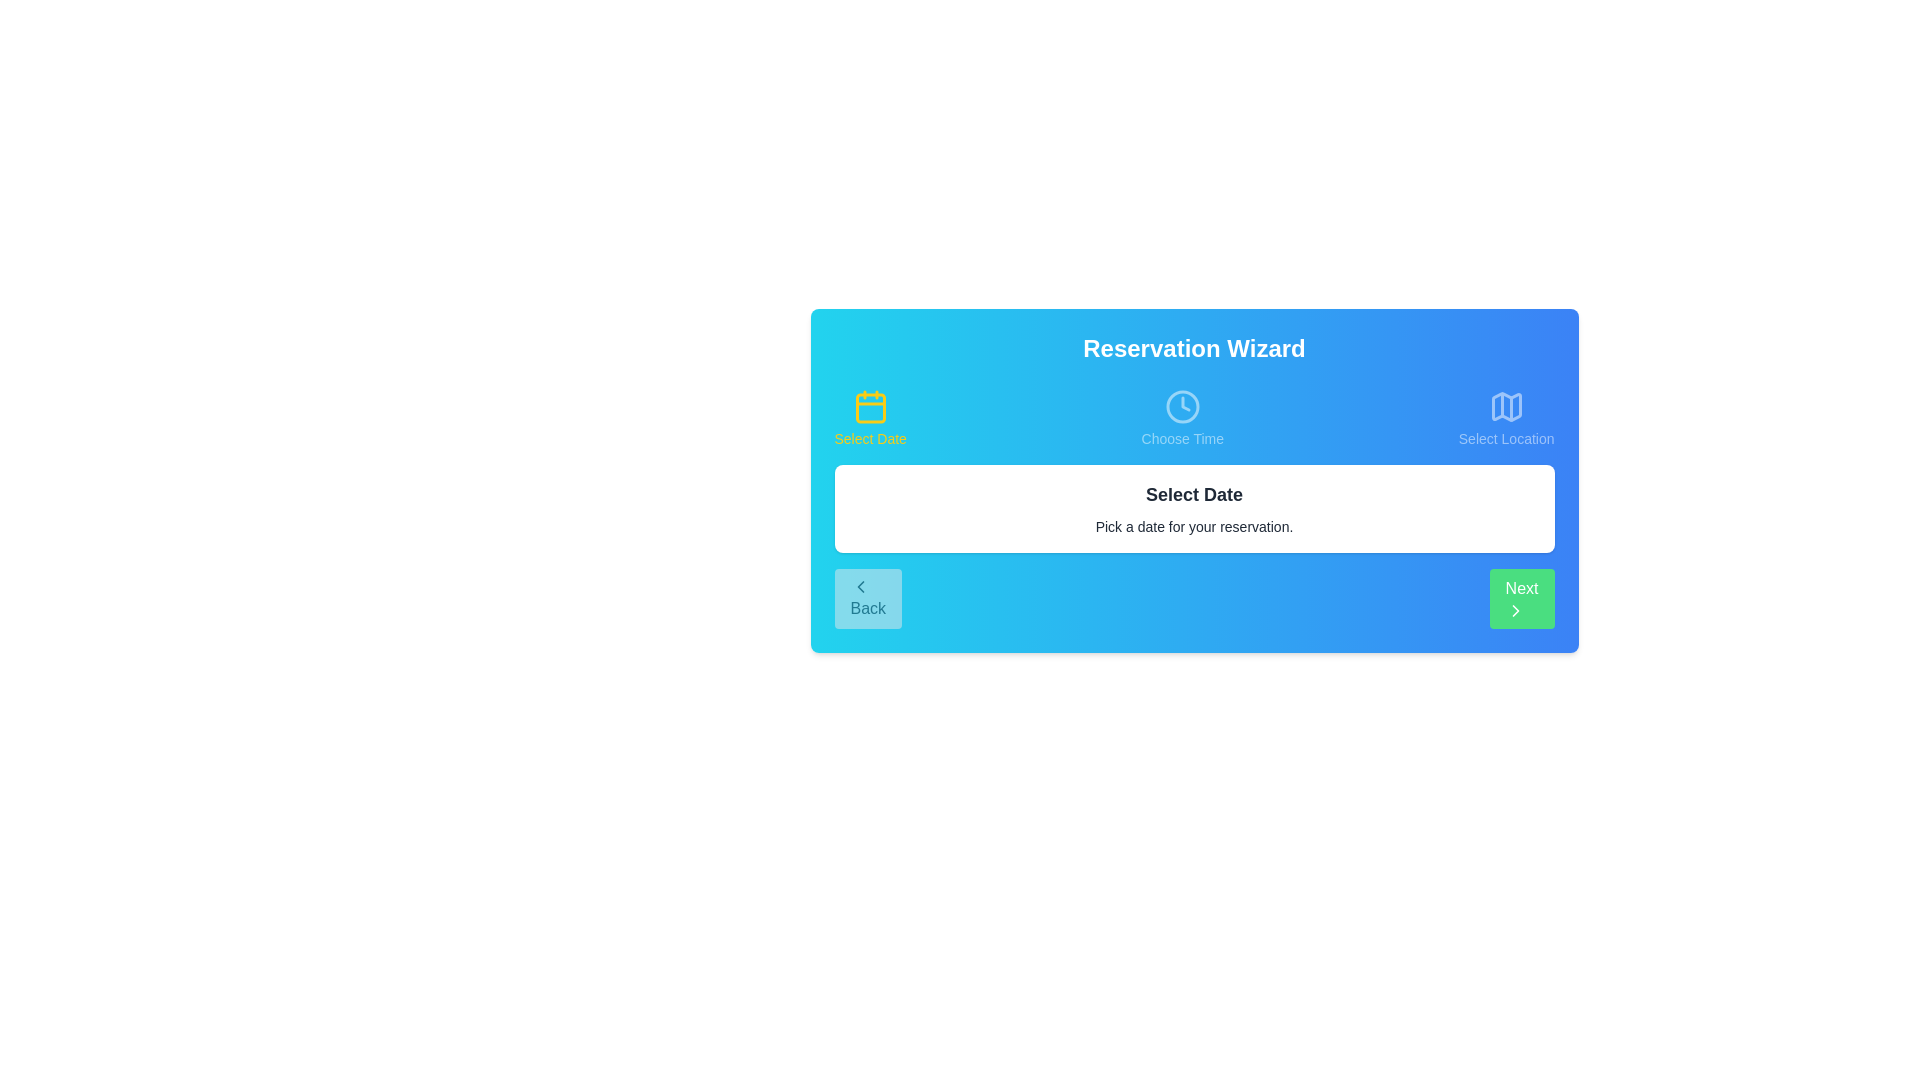 The height and width of the screenshot is (1080, 1920). Describe the element at coordinates (1520, 597) in the screenshot. I see `the Next button to navigate` at that location.